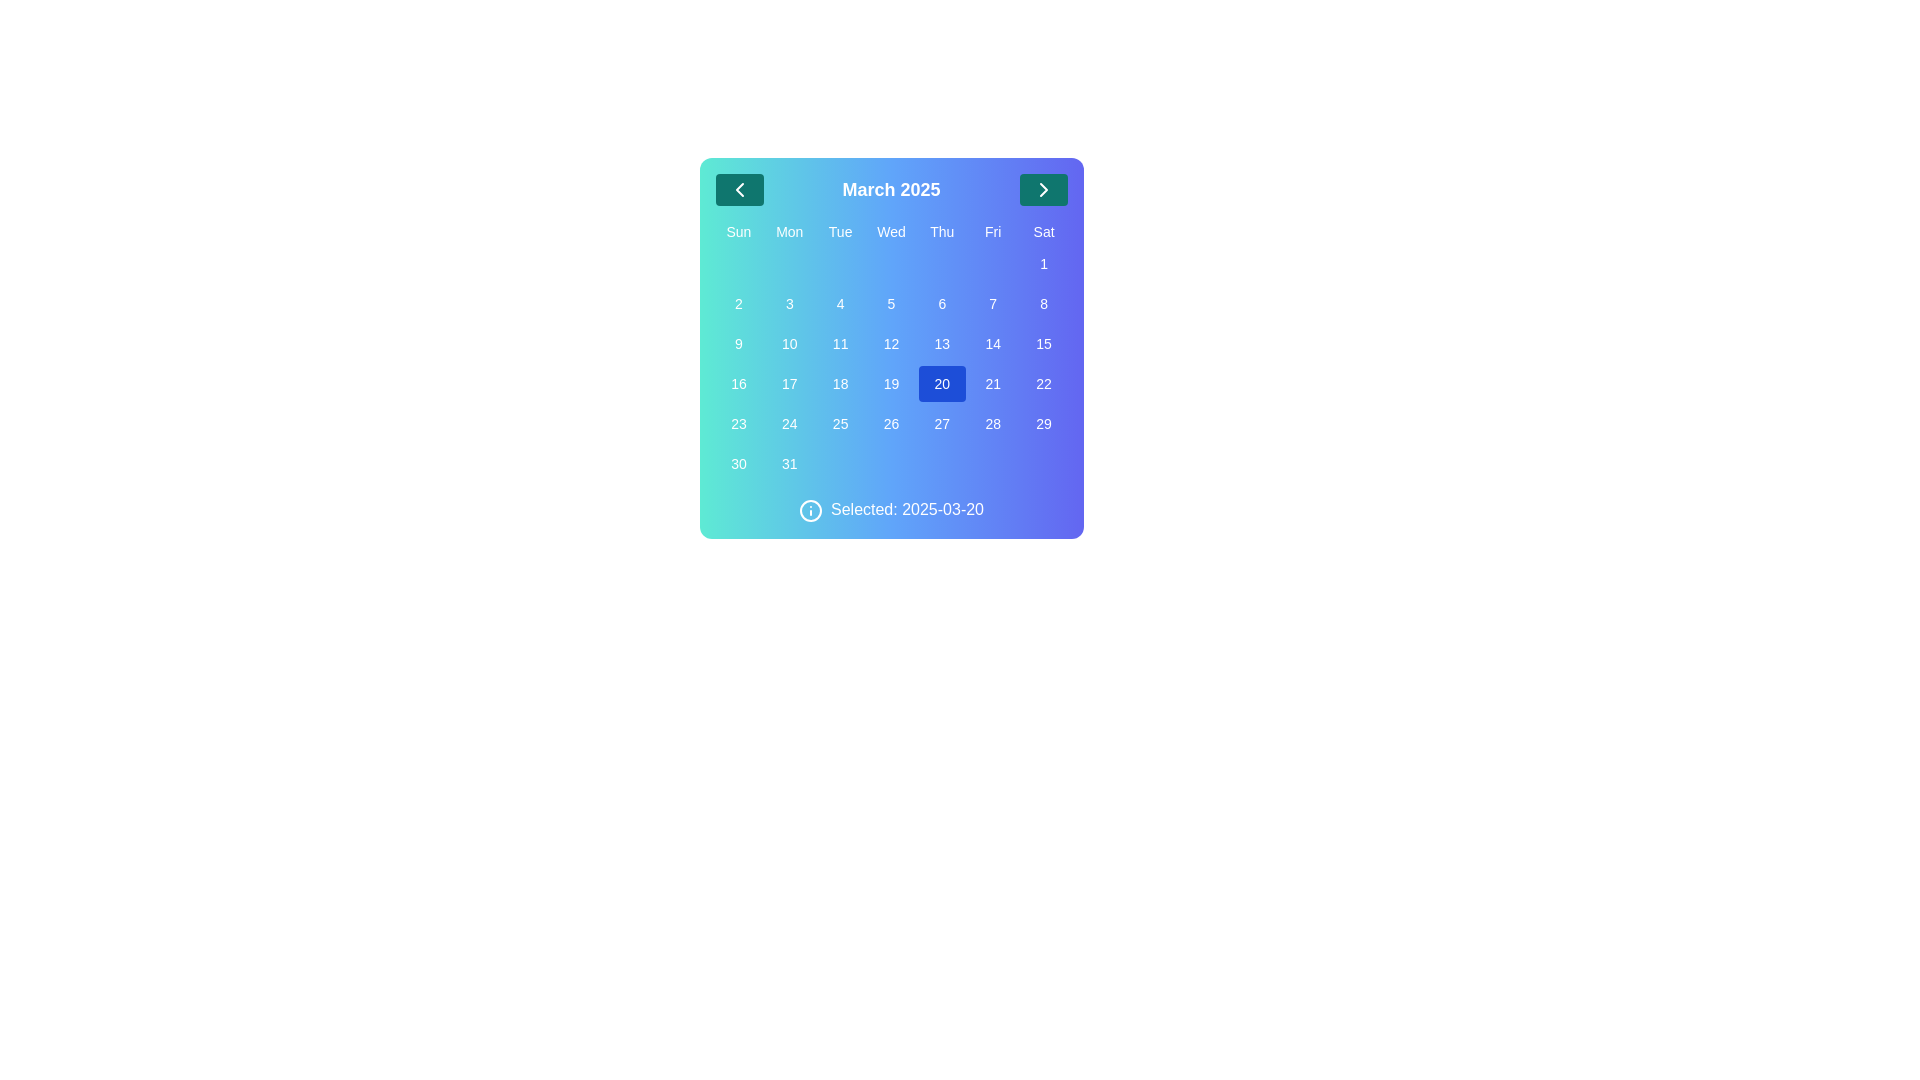 The image size is (1920, 1080). Describe the element at coordinates (1042, 189) in the screenshot. I see `the teal-colored button with a white rightward chevron icon` at that location.